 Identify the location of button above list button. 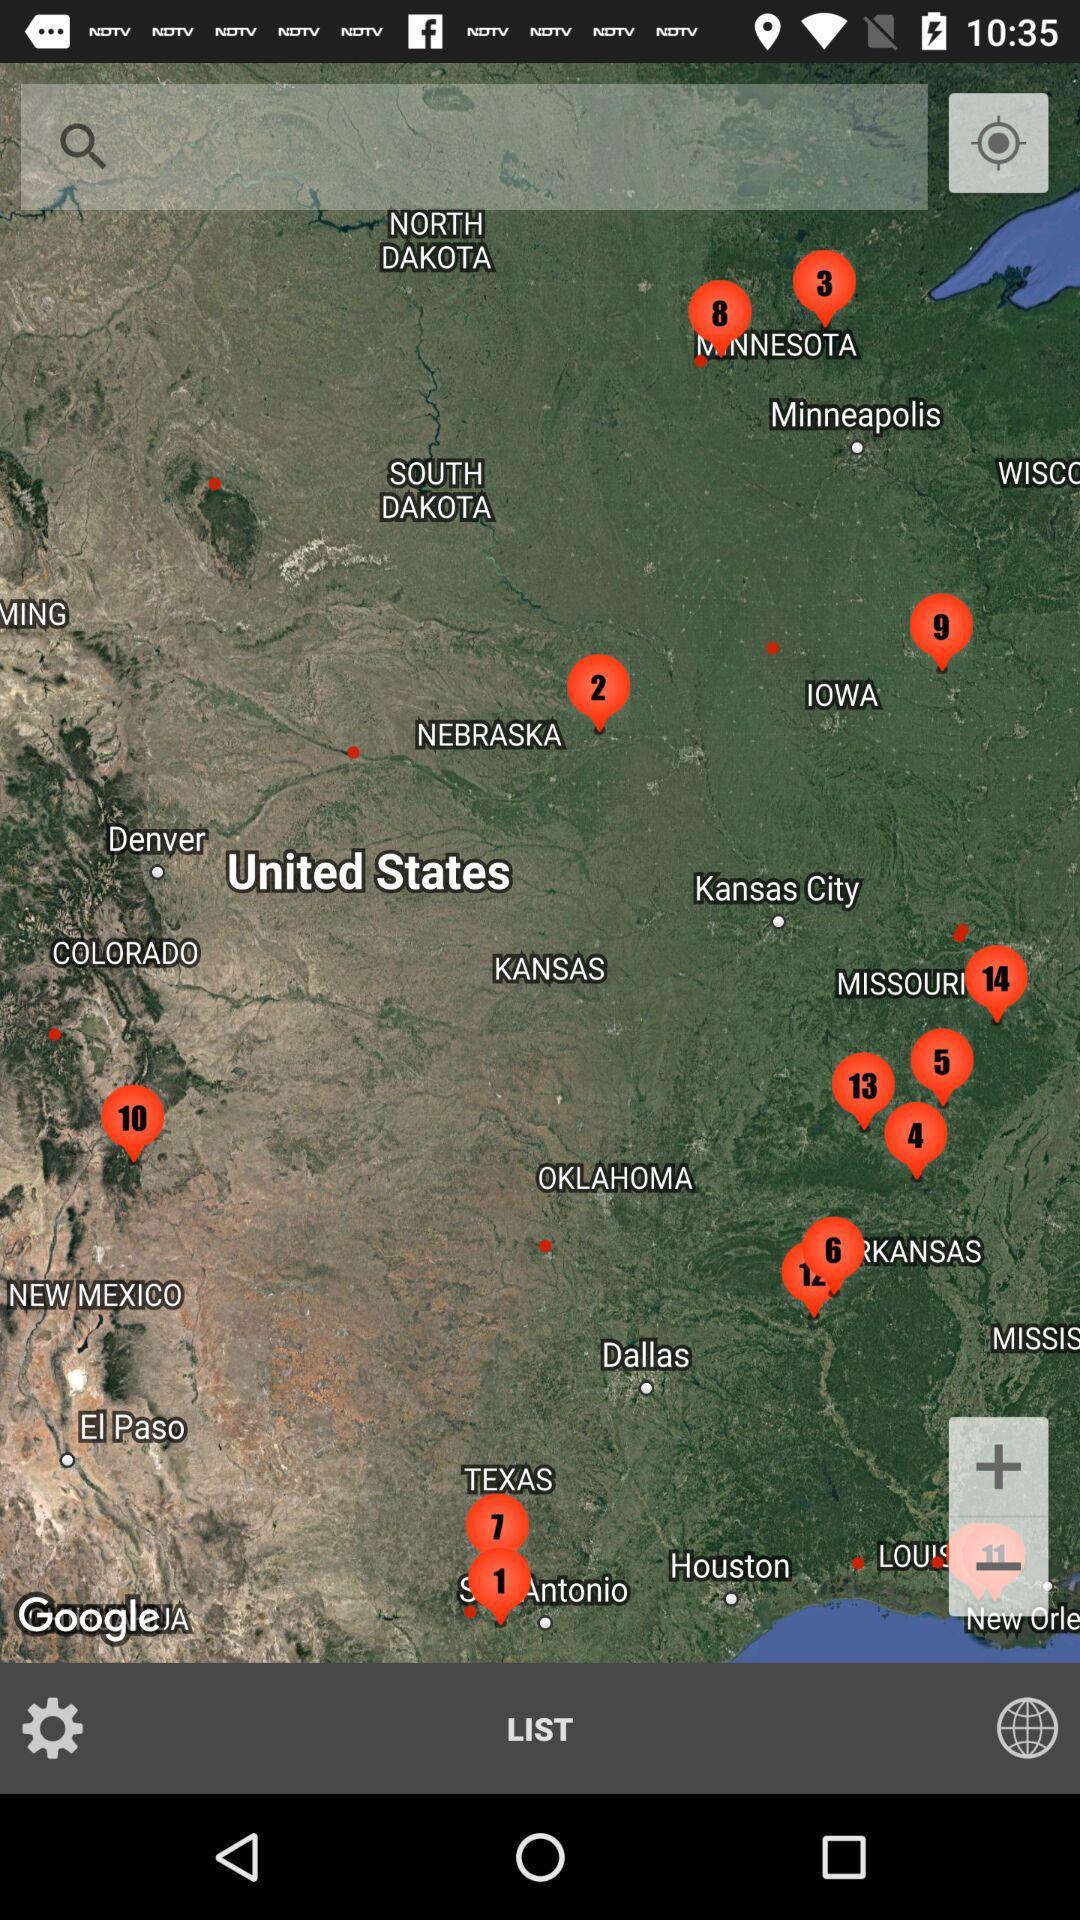
(998, 1568).